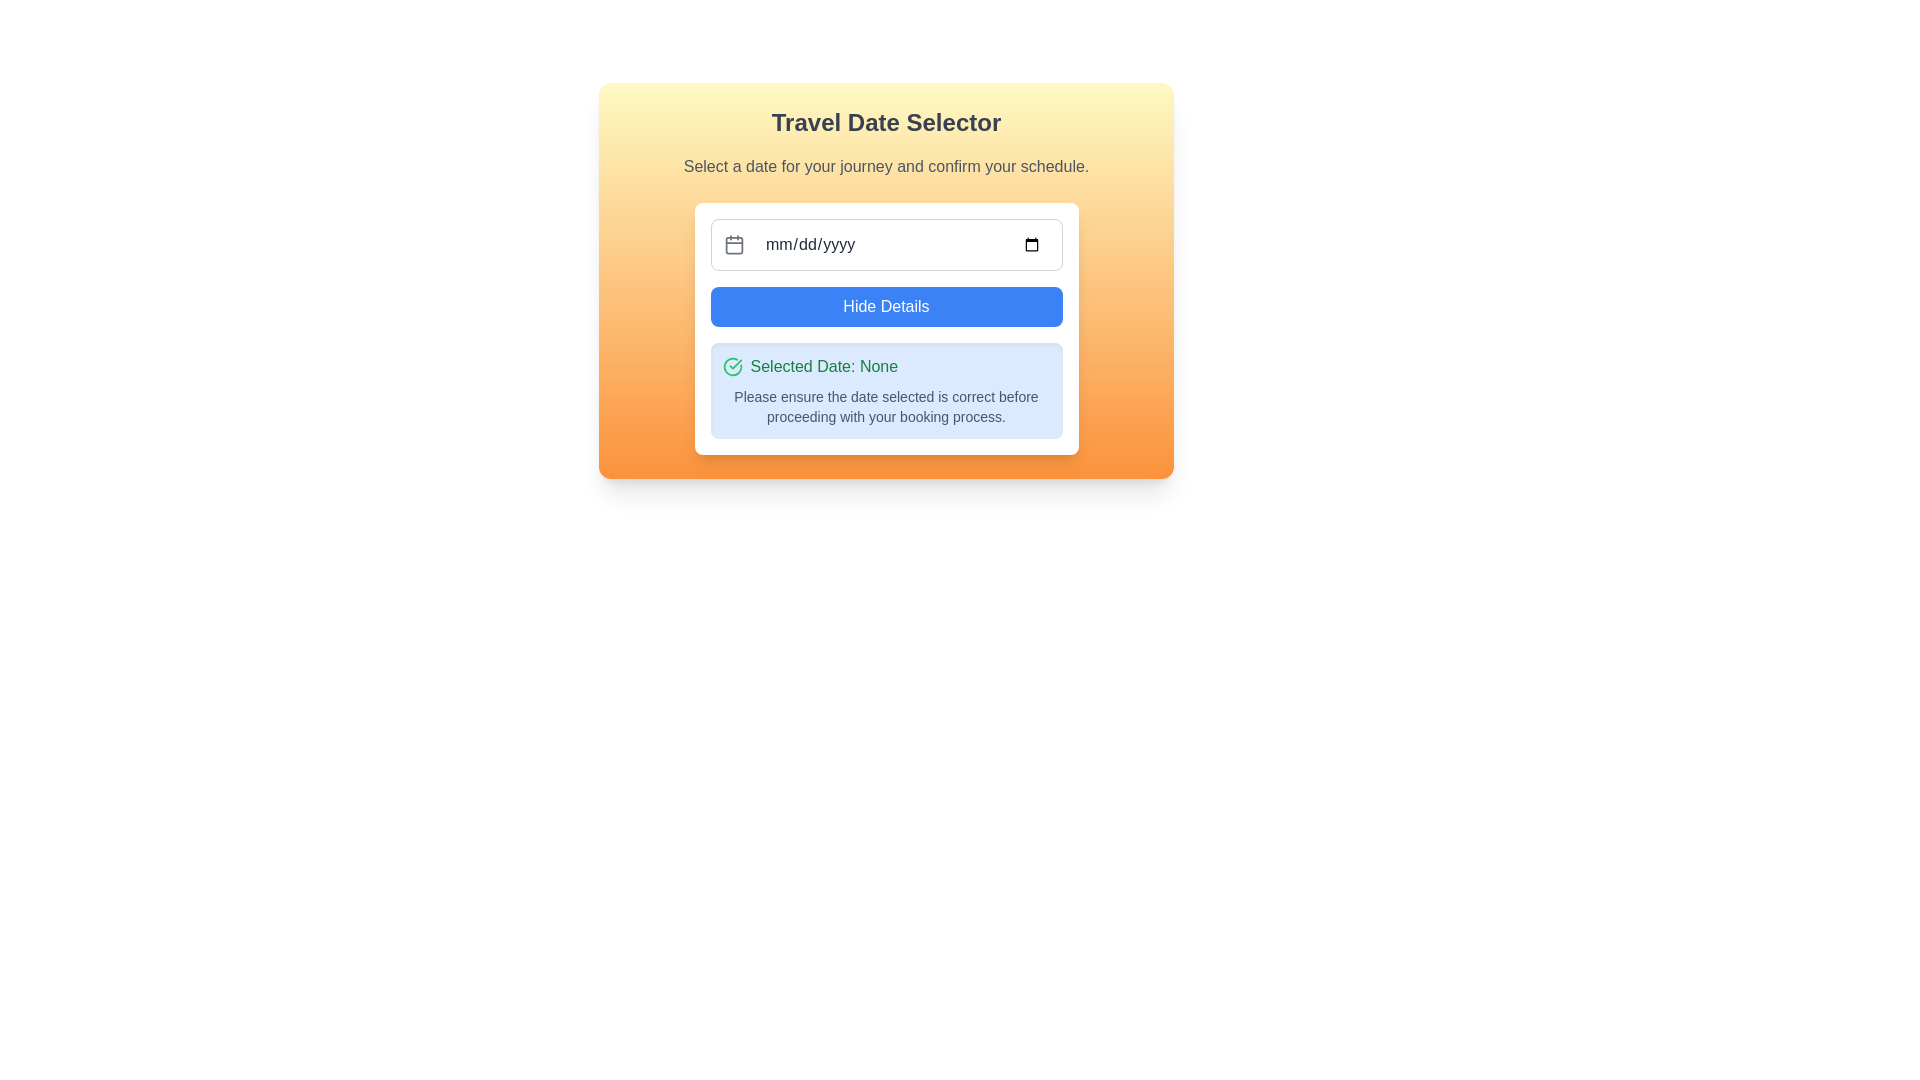 The width and height of the screenshot is (1920, 1080). I want to click on the informational label displaying 'Selected Date: None' with a confirmation icon on a rounded blue background, so click(885, 366).